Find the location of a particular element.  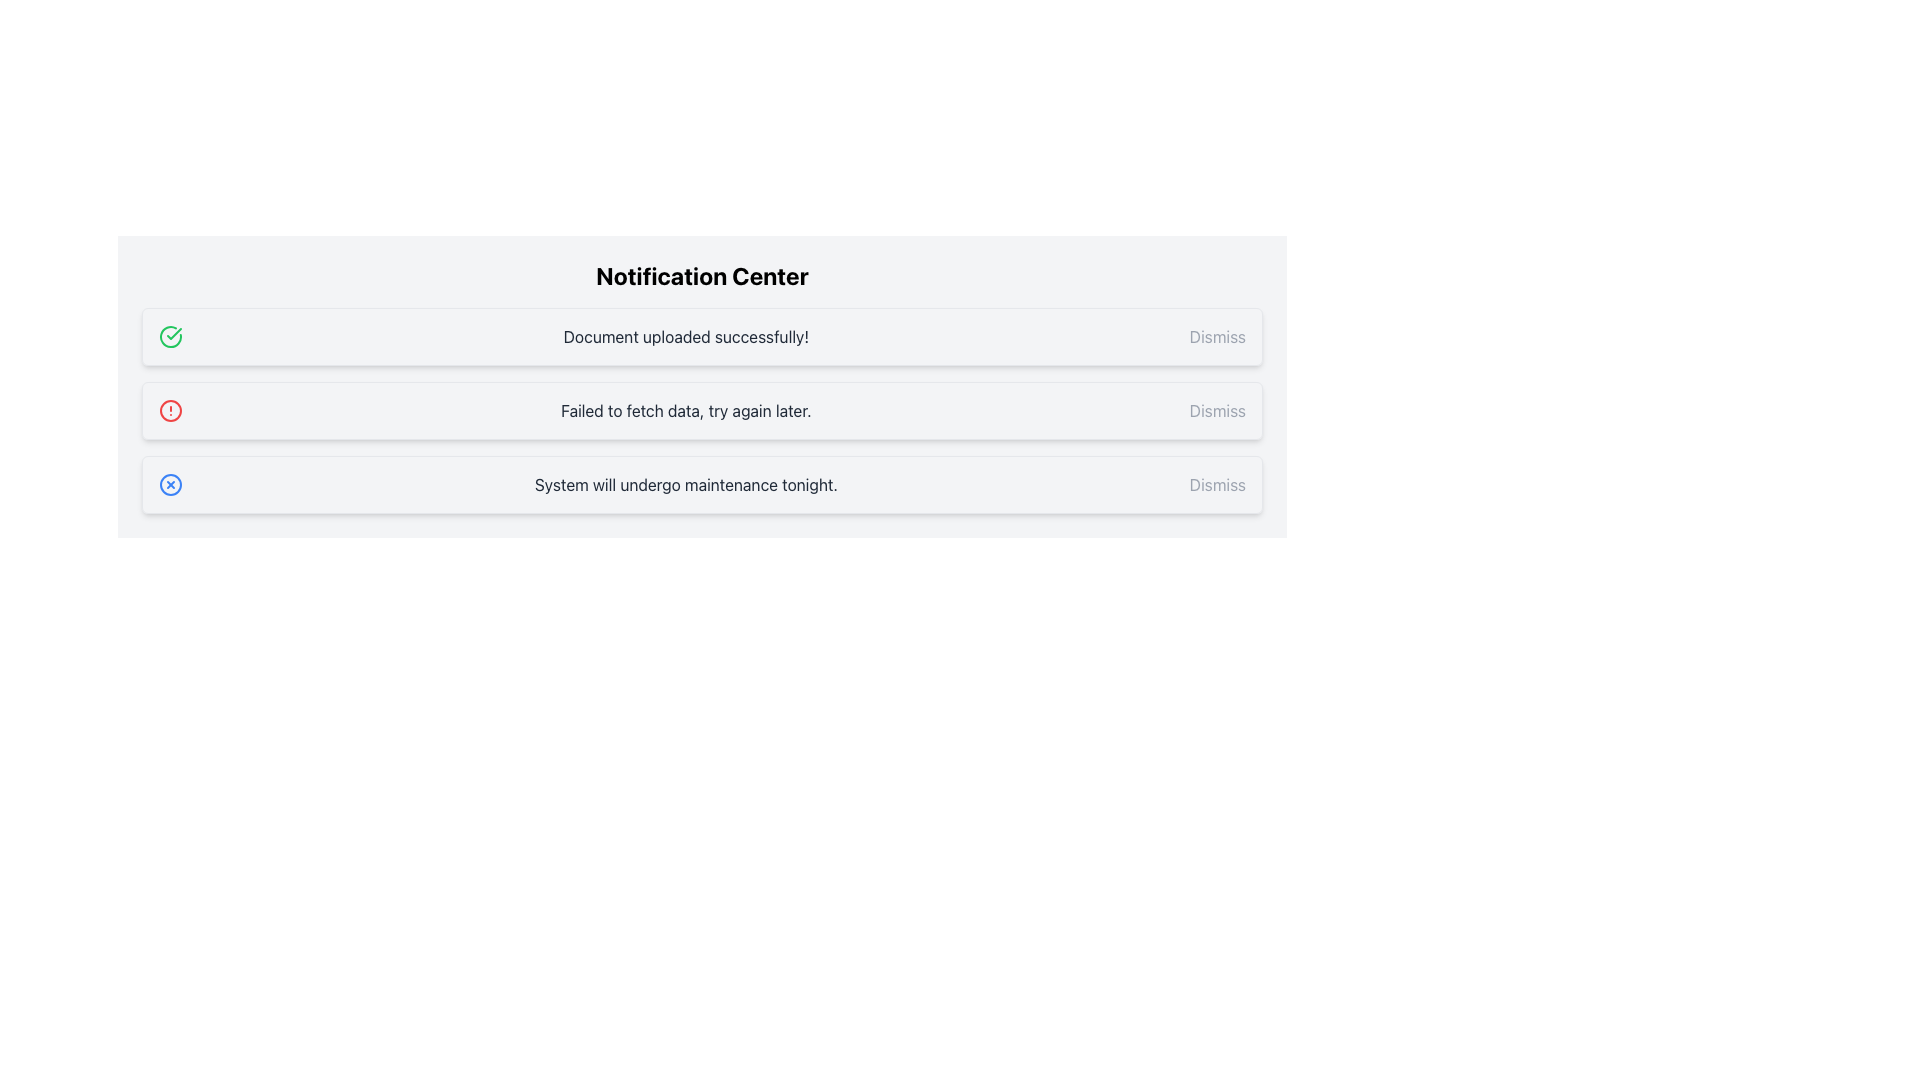

the SVG Circle element that indicates the notification status within the third notification item in the Notification Center for additional inspection is located at coordinates (171, 485).